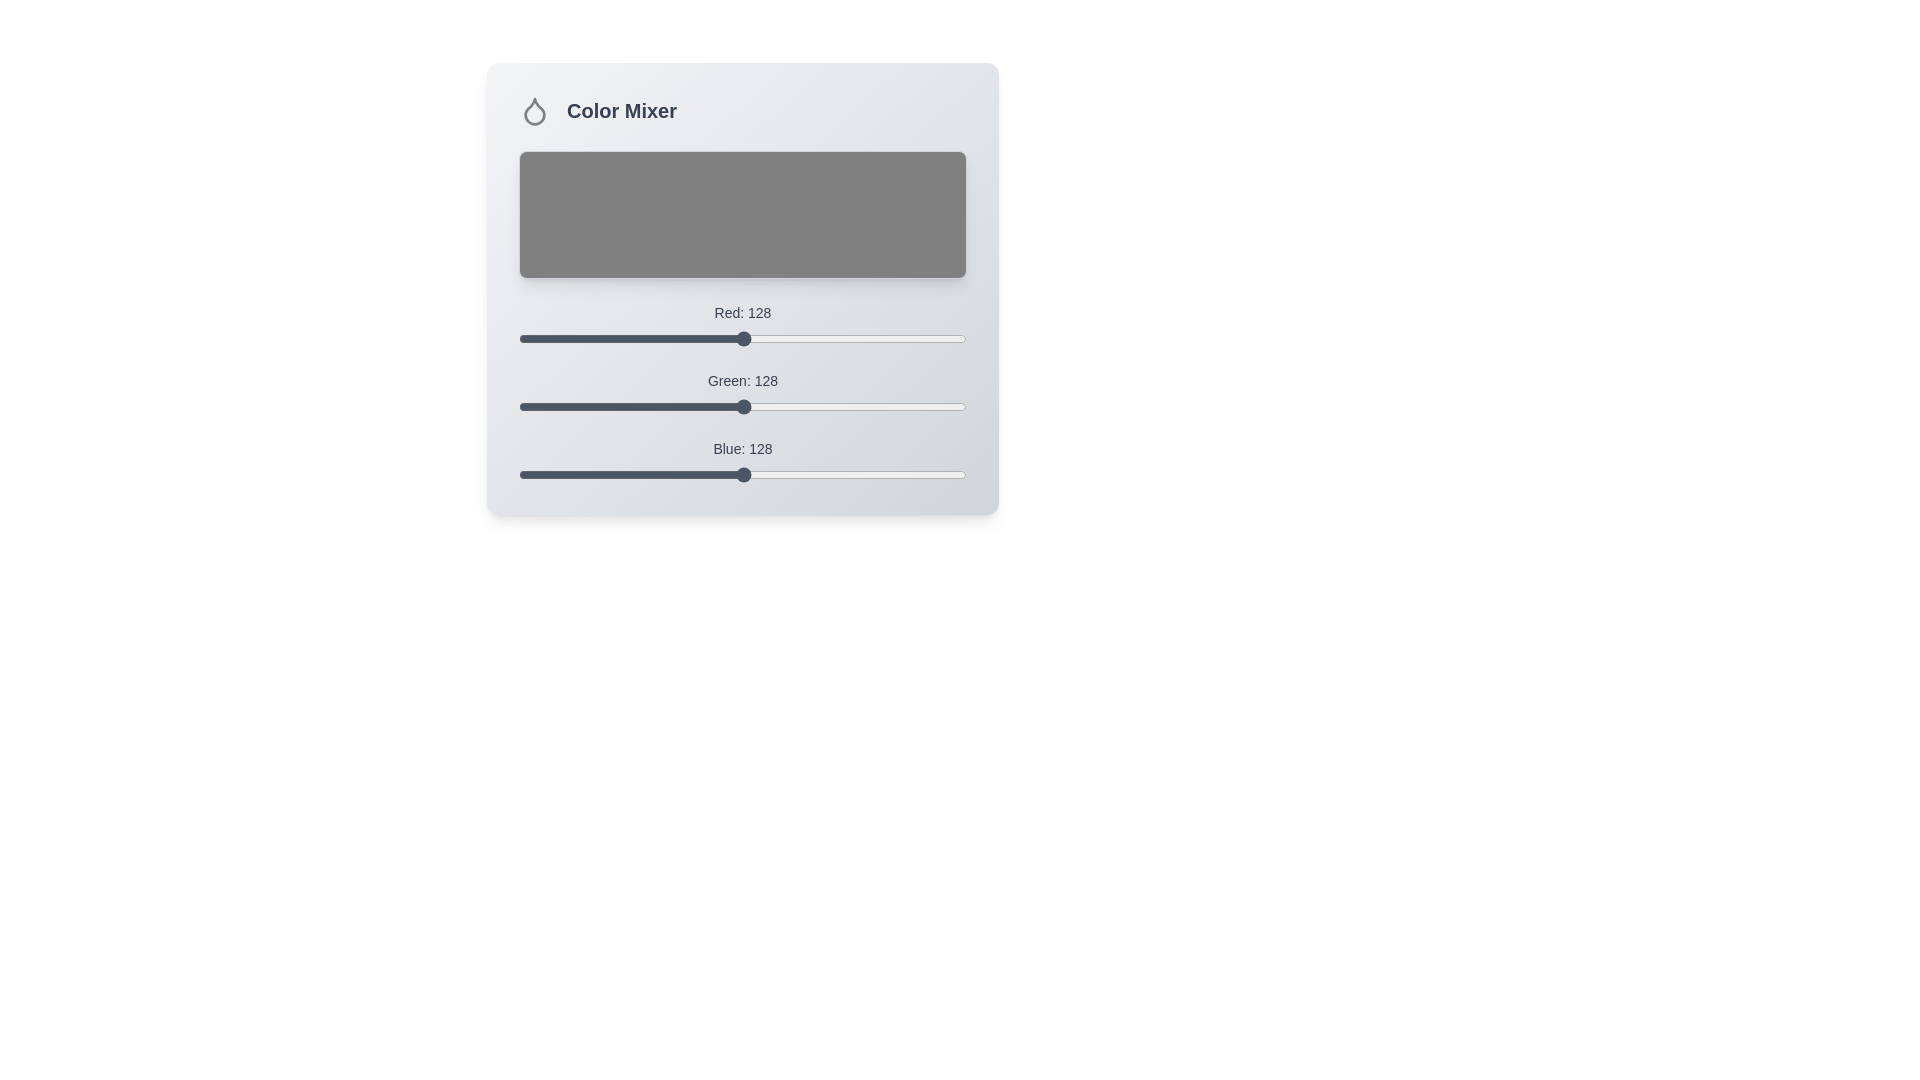  What do you see at coordinates (830, 406) in the screenshot?
I see `the green slider to 177` at bounding box center [830, 406].